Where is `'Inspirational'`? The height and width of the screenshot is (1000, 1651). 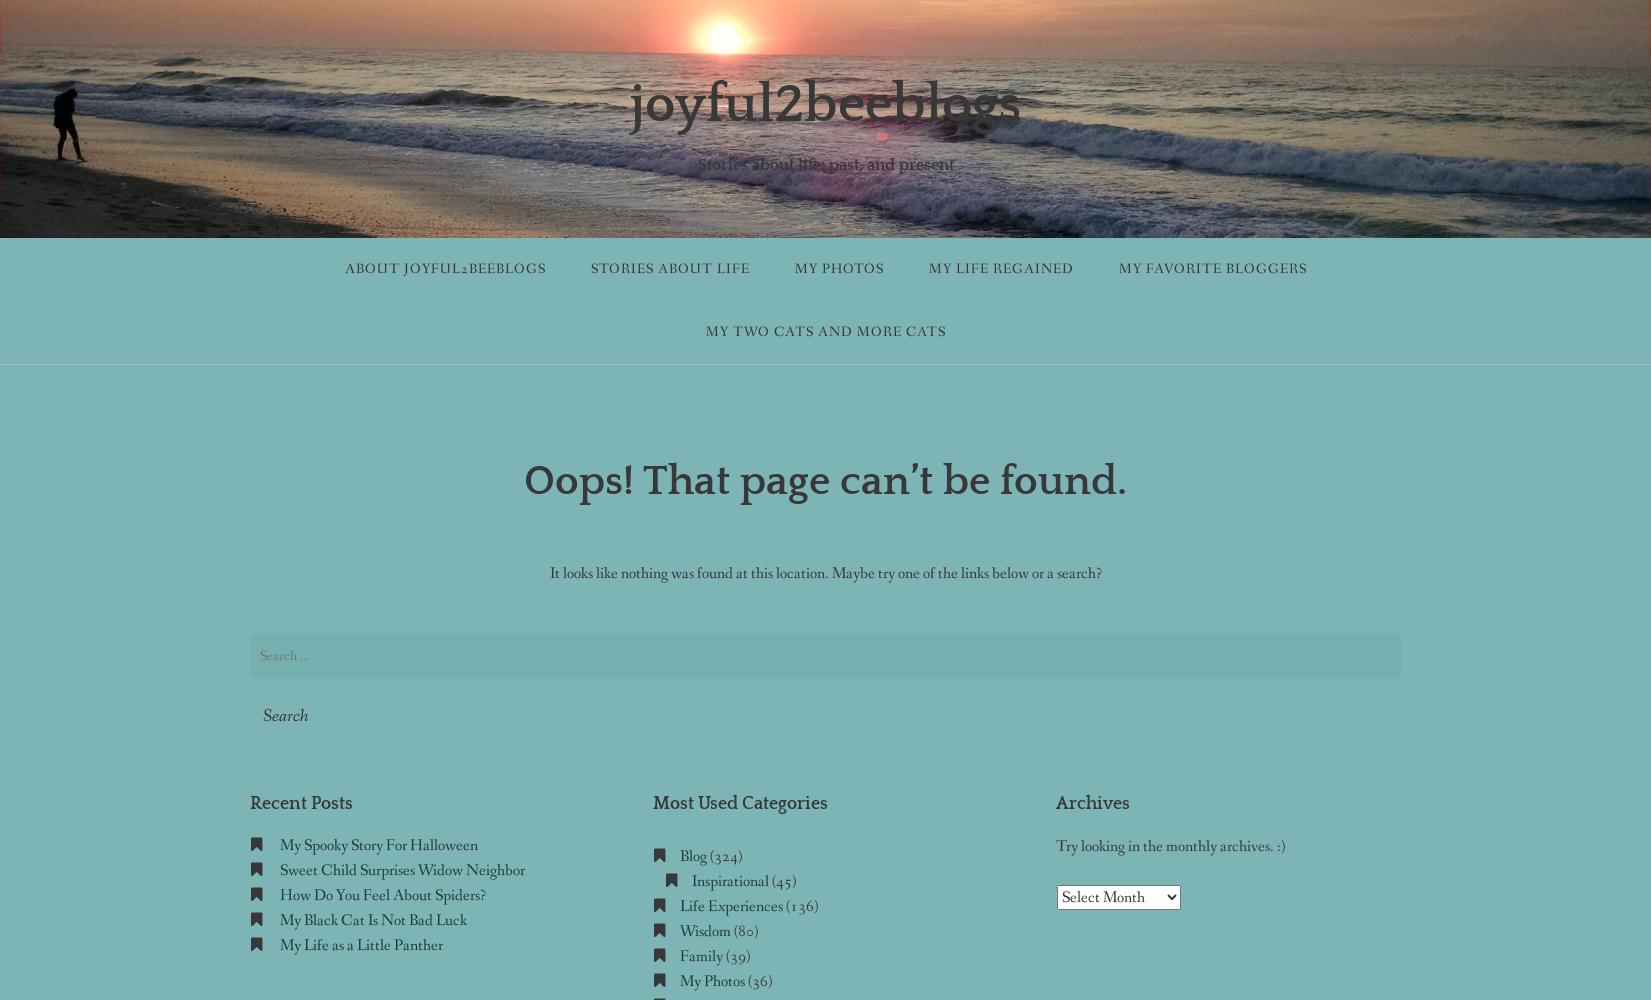 'Inspirational' is located at coordinates (729, 881).